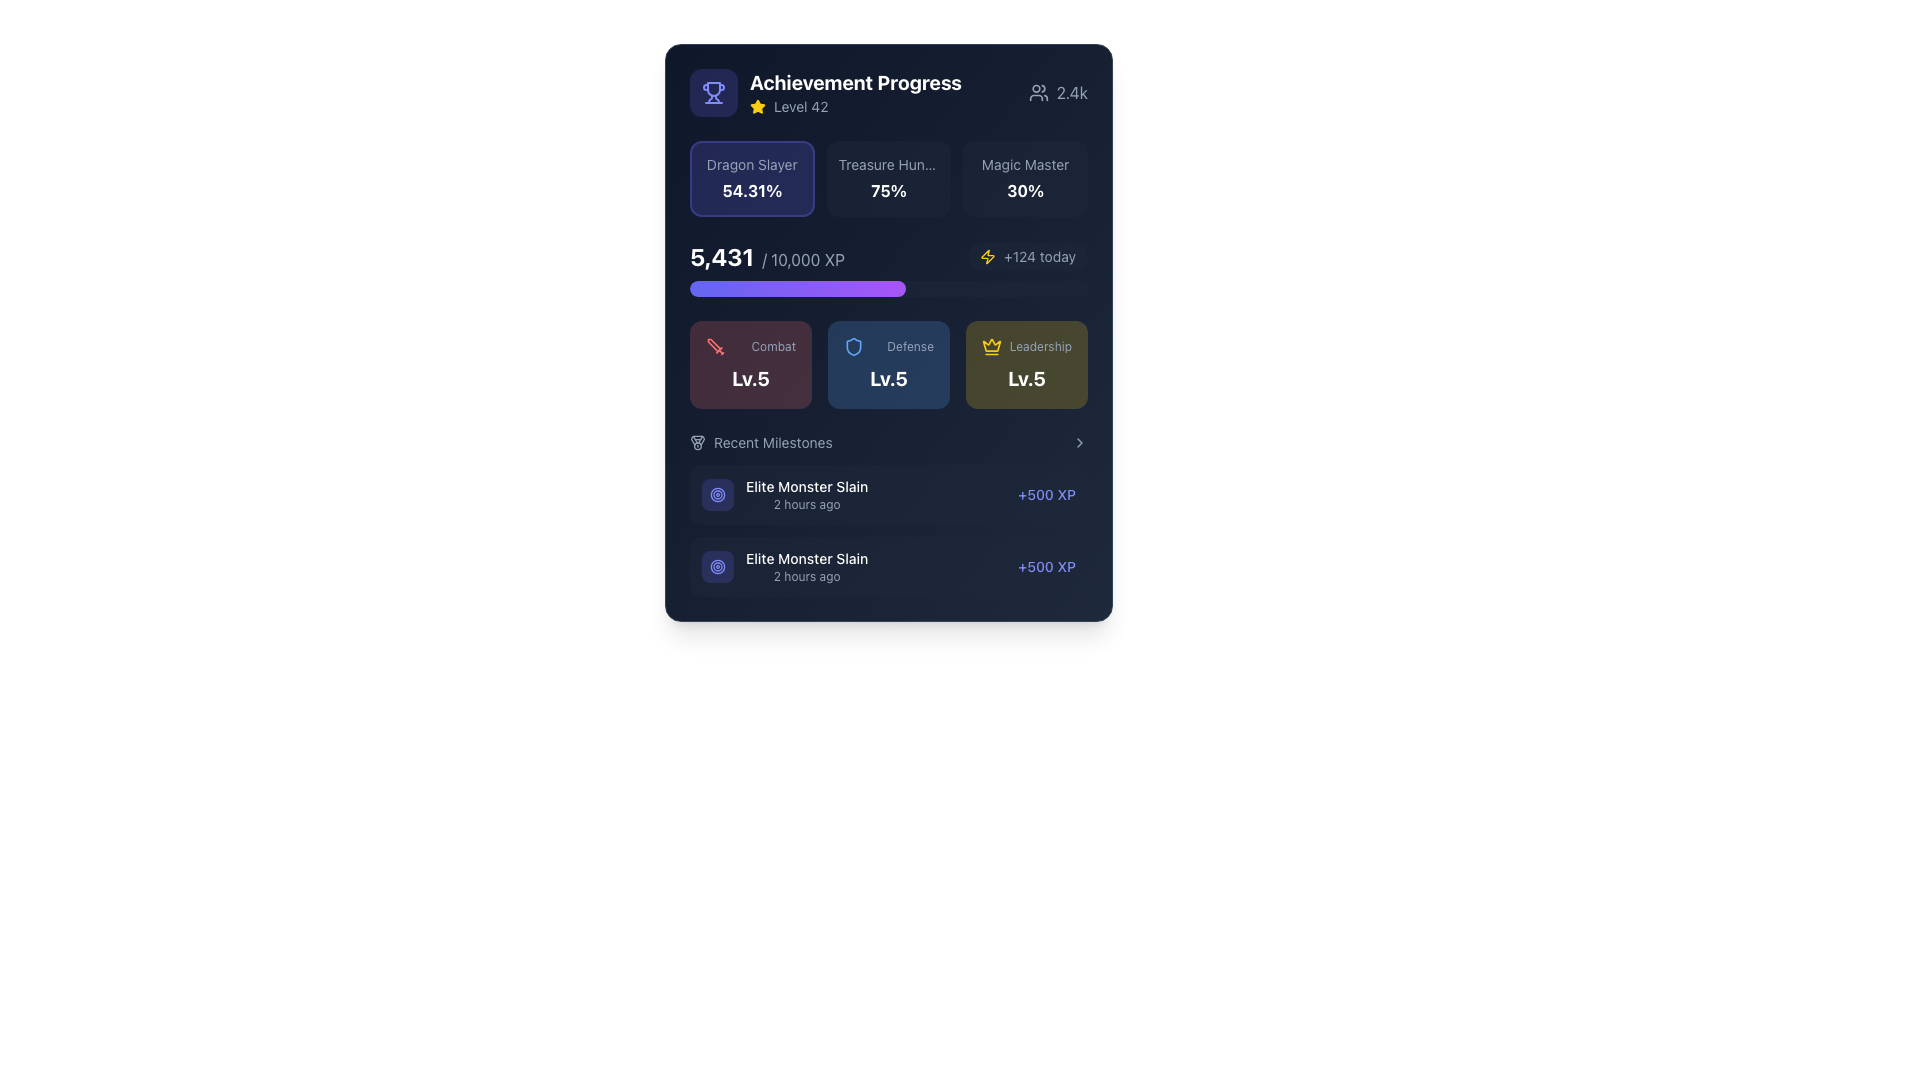  I want to click on the second informational block displaying the progress percentage for the 'Treasure Hunter' achievement, so click(887, 177).